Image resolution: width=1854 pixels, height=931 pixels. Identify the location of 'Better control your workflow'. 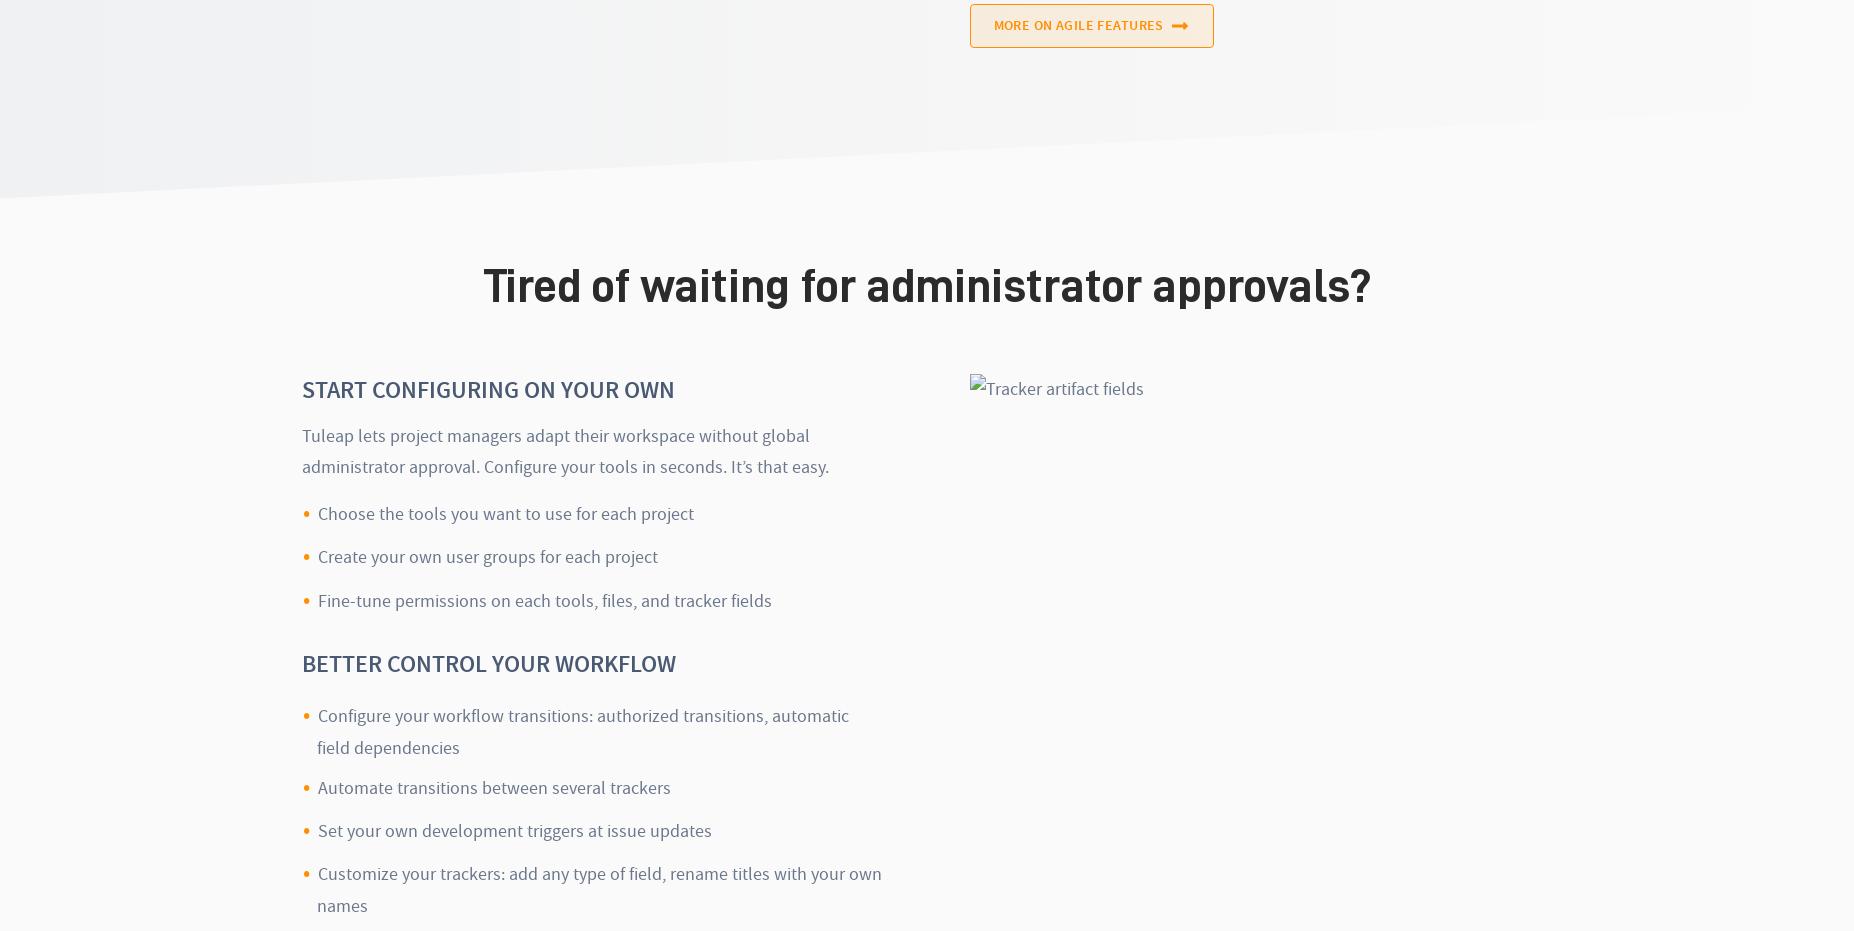
(489, 663).